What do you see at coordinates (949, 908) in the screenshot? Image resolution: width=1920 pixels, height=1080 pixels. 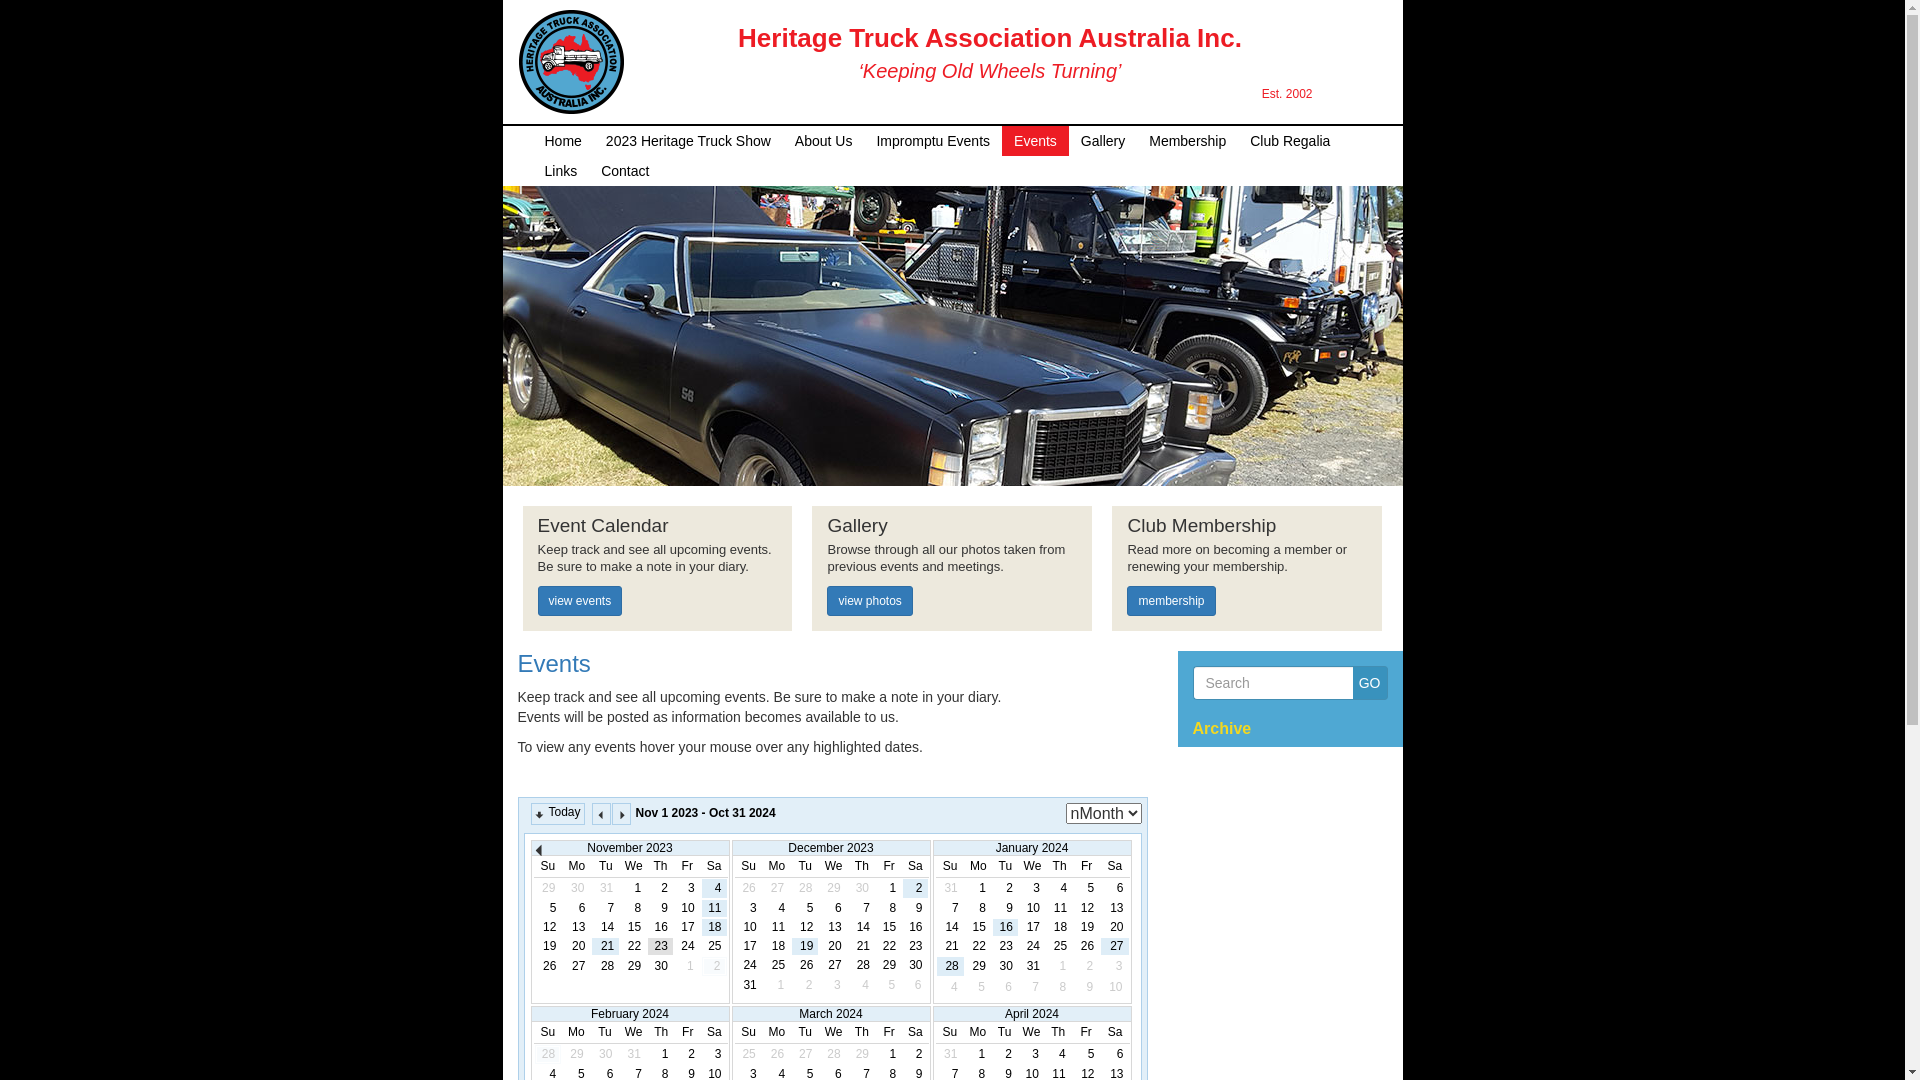 I see `'7'` at bounding box center [949, 908].